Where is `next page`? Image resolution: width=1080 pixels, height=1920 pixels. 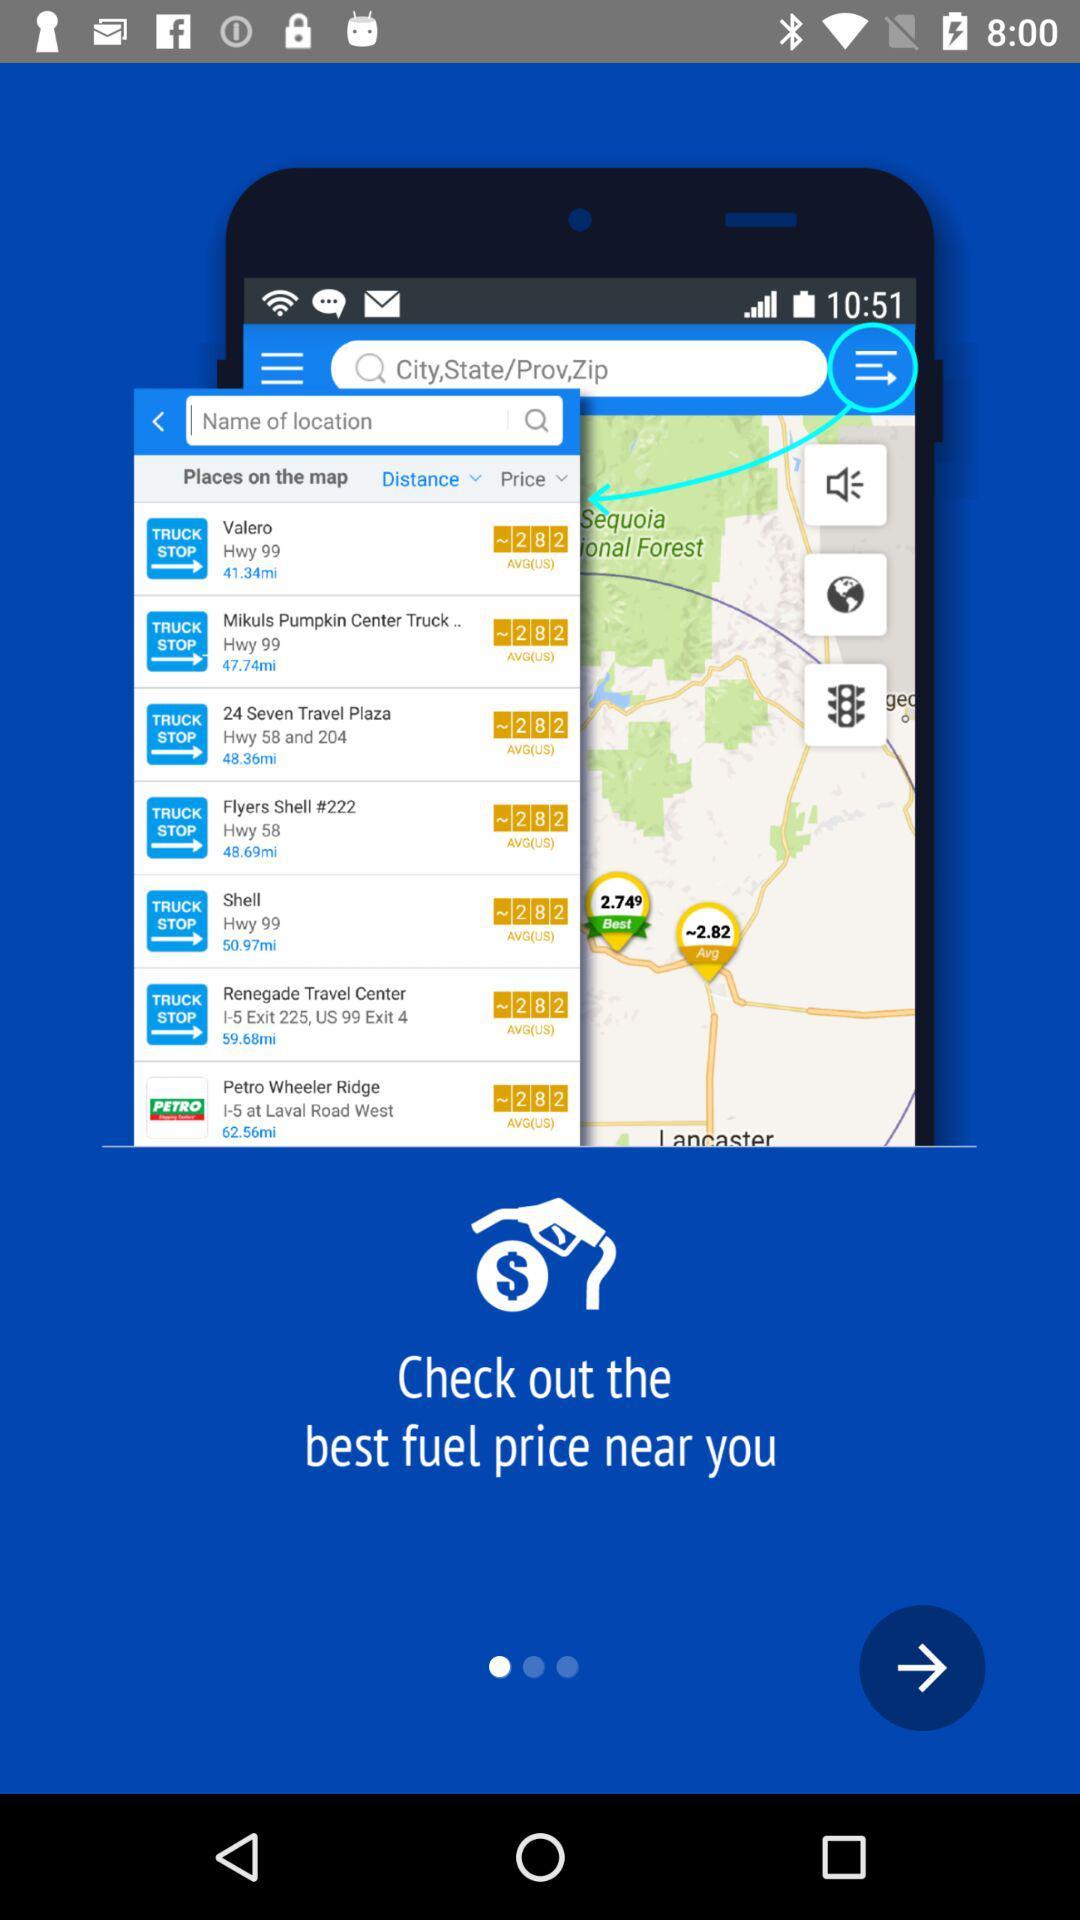 next page is located at coordinates (922, 1667).